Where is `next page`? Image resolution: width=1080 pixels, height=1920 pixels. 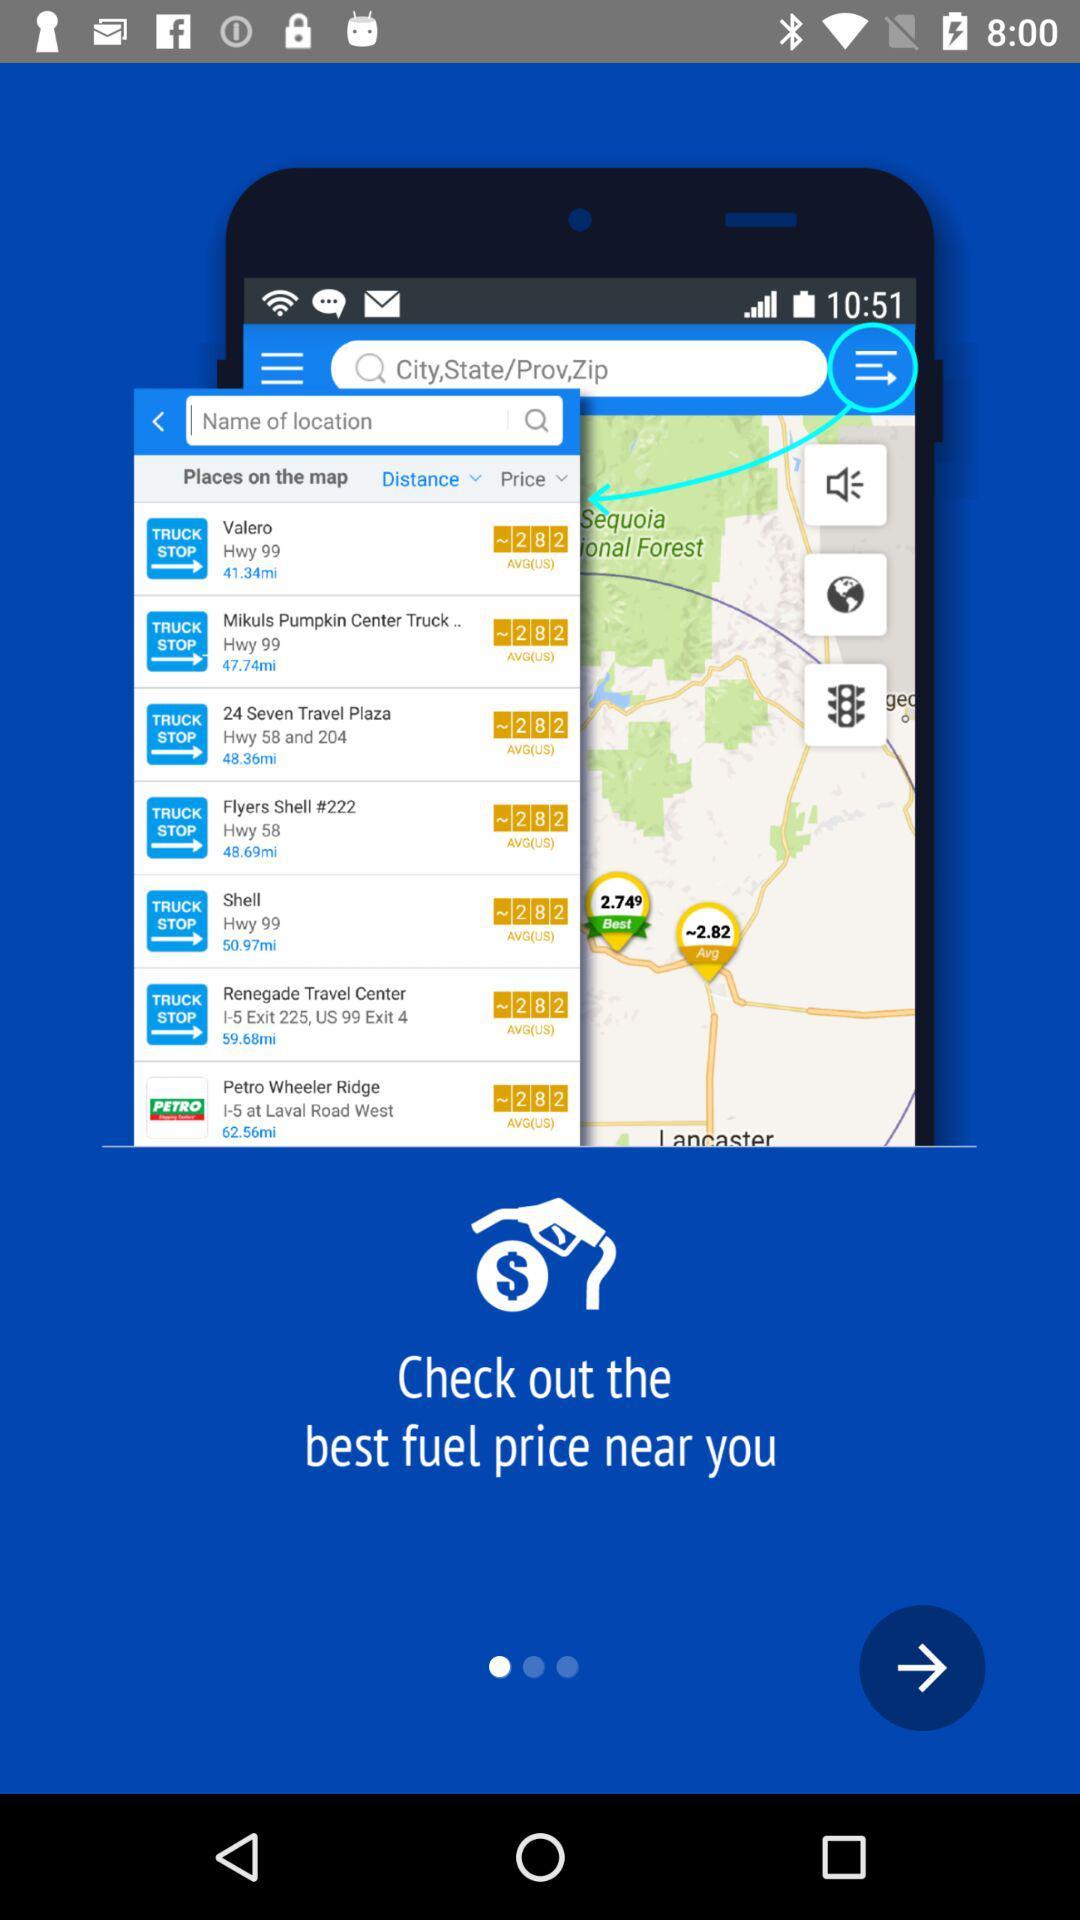 next page is located at coordinates (922, 1667).